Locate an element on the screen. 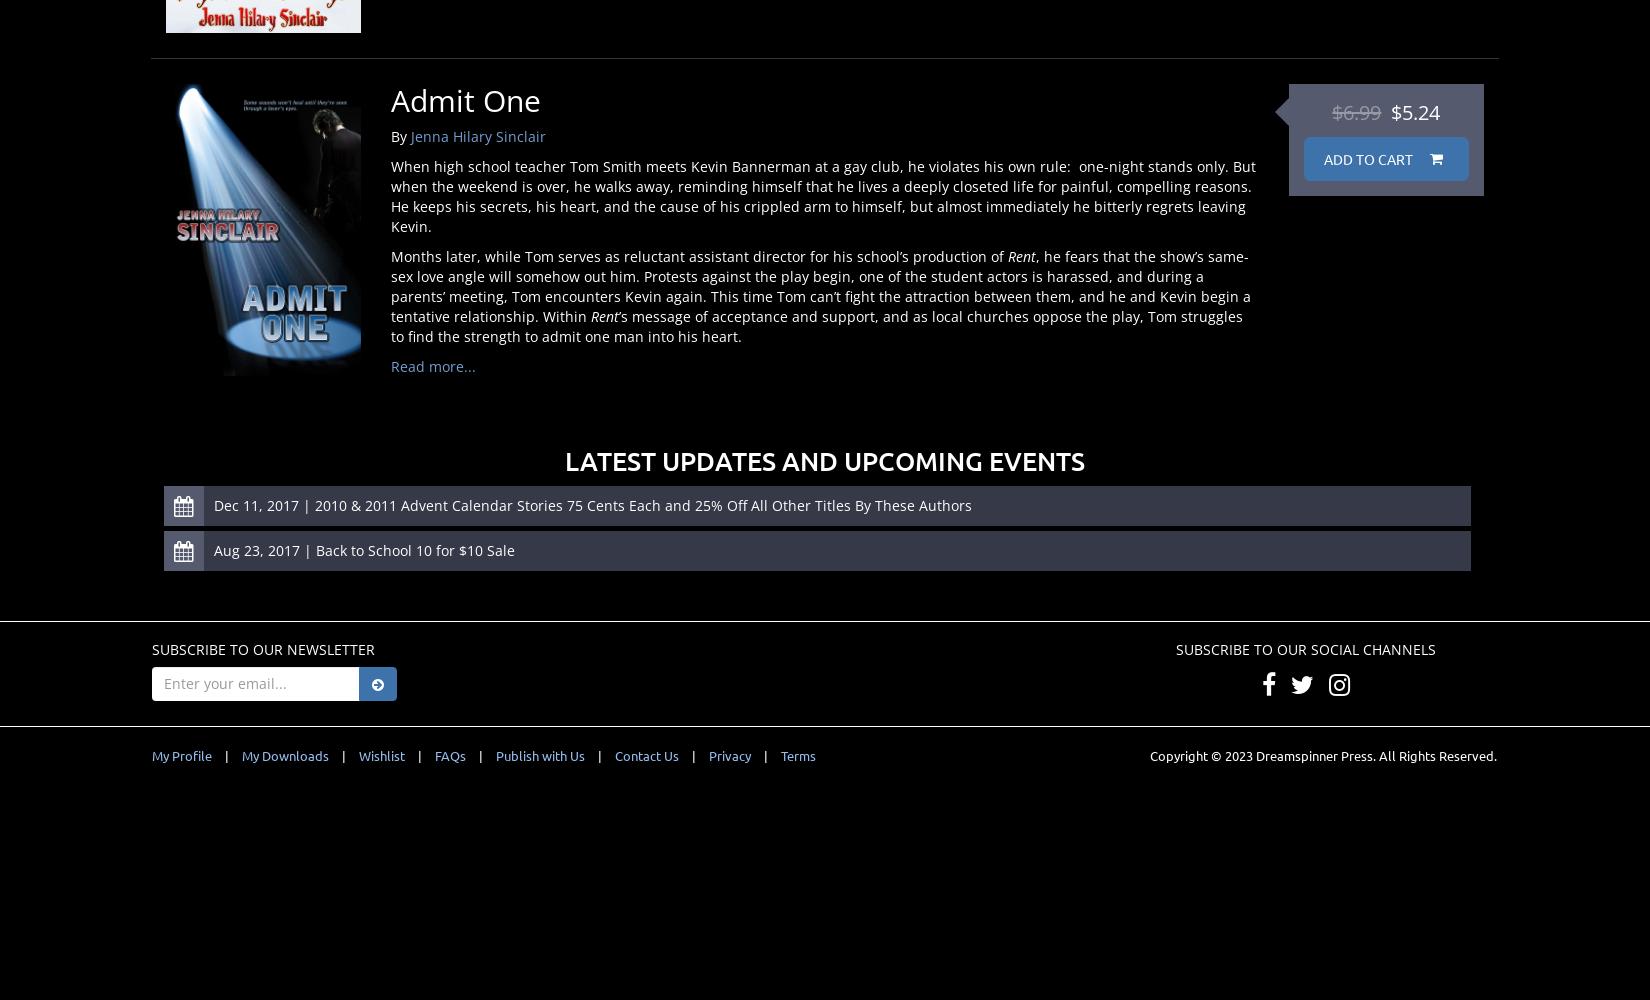 The image size is (1650, 1000). 'All Rights Reserved.' is located at coordinates (1435, 754).